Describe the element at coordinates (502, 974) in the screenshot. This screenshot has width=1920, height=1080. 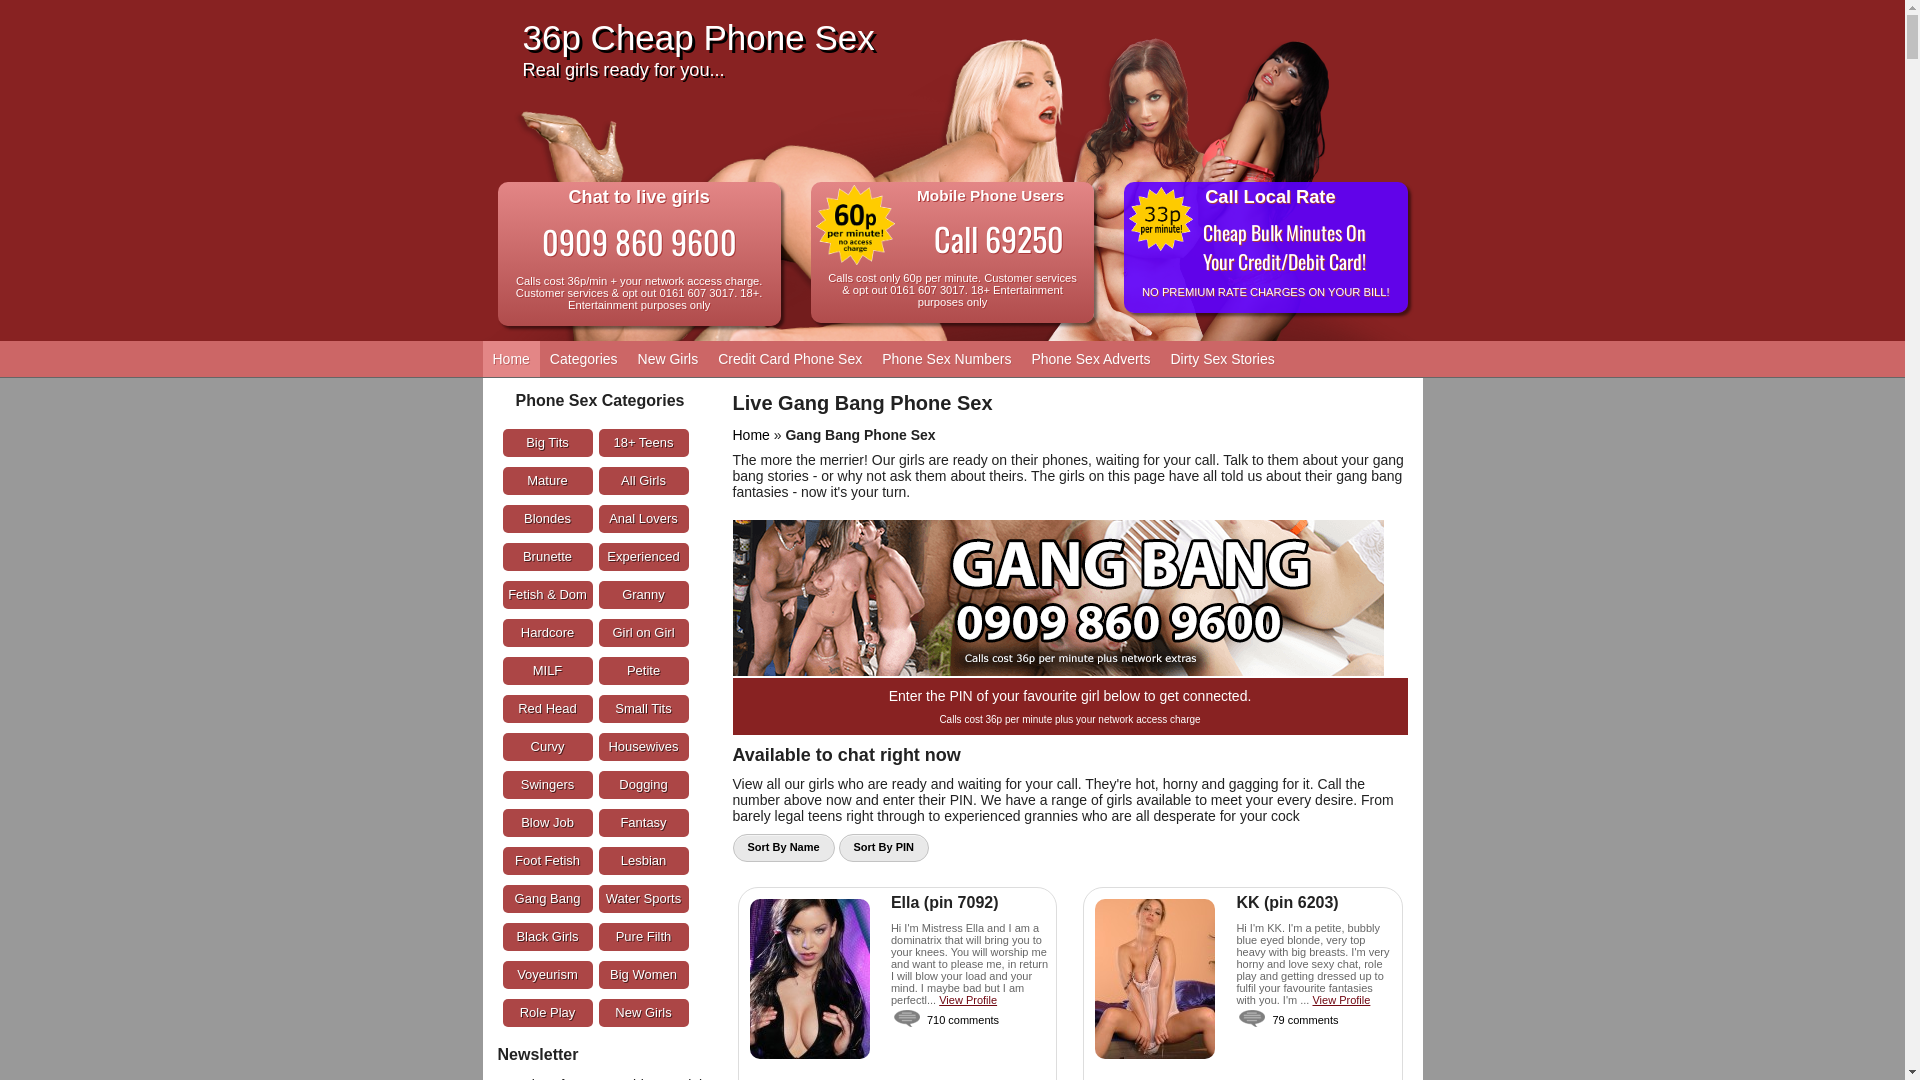
I see `'Voyeurism'` at that location.